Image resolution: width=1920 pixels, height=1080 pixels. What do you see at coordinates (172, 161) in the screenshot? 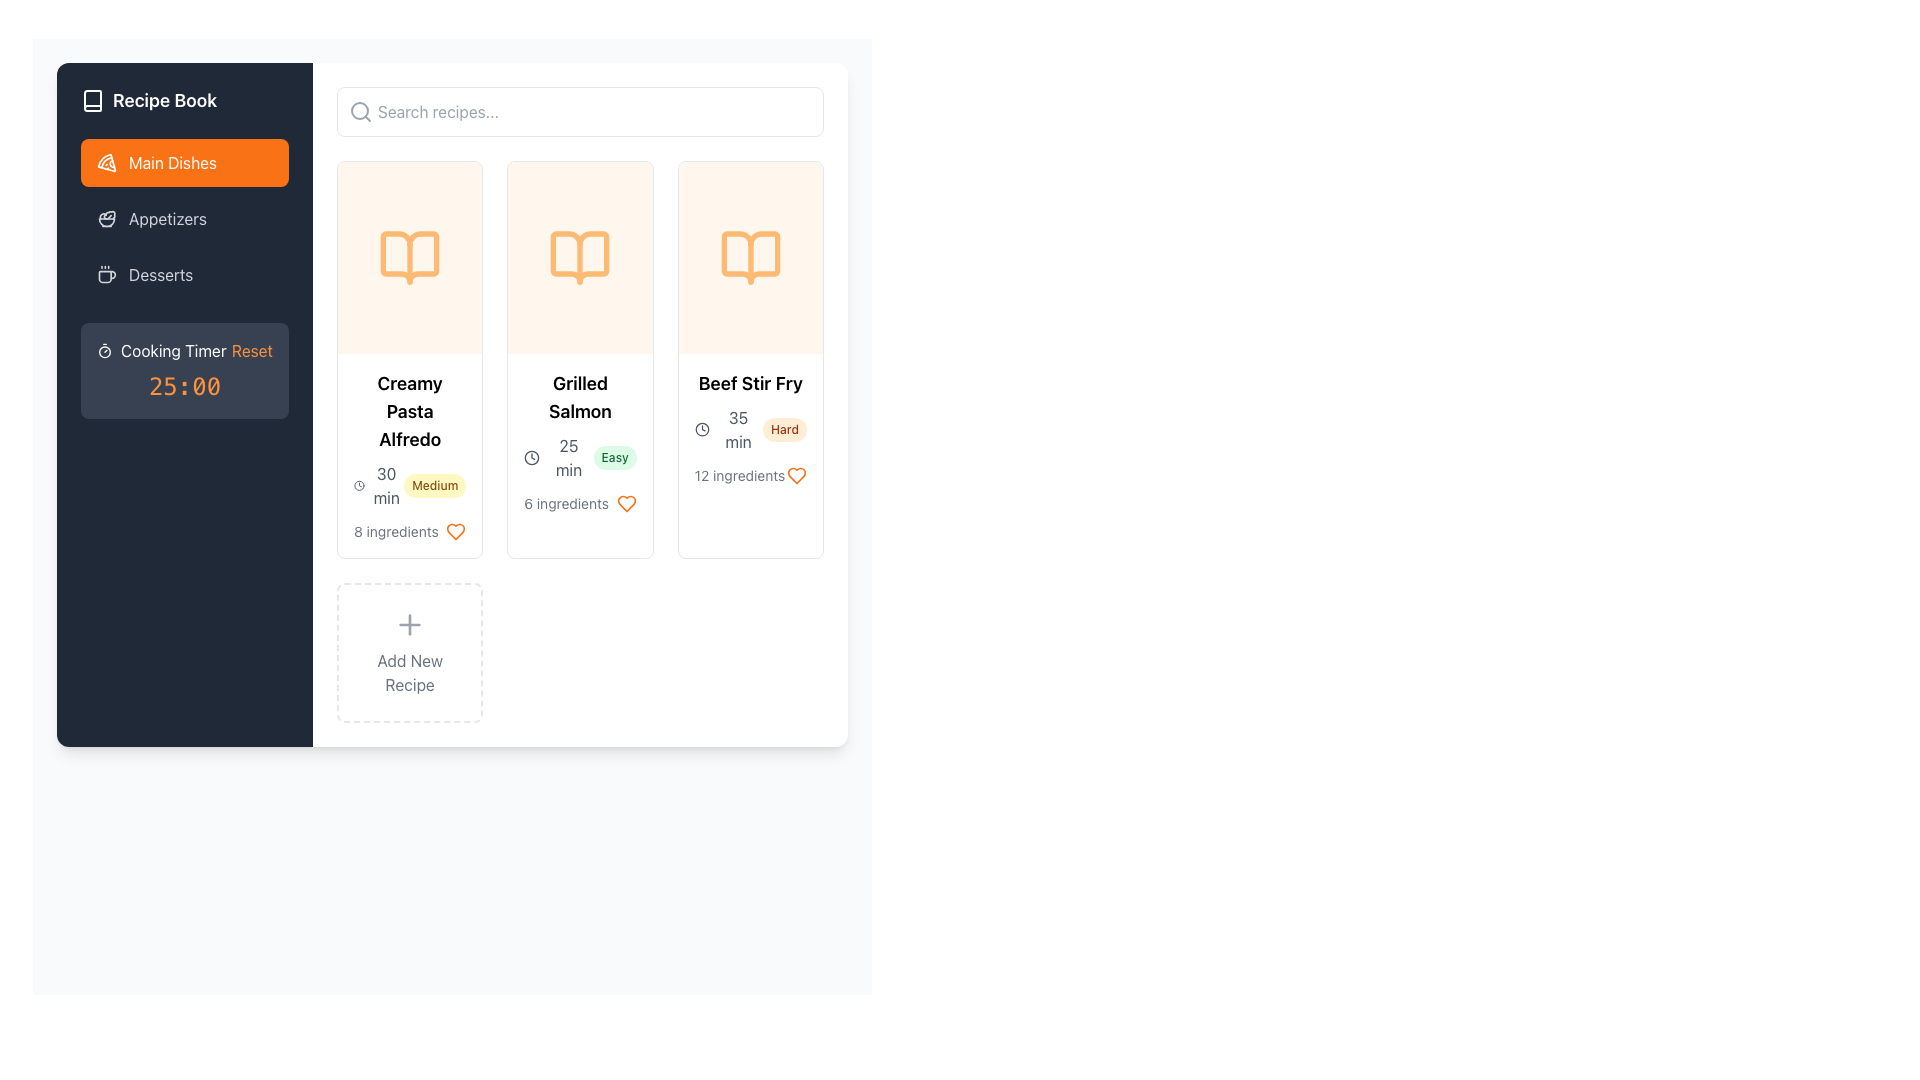
I see `the 'Main Dishes' text label in the navigation menu` at bounding box center [172, 161].